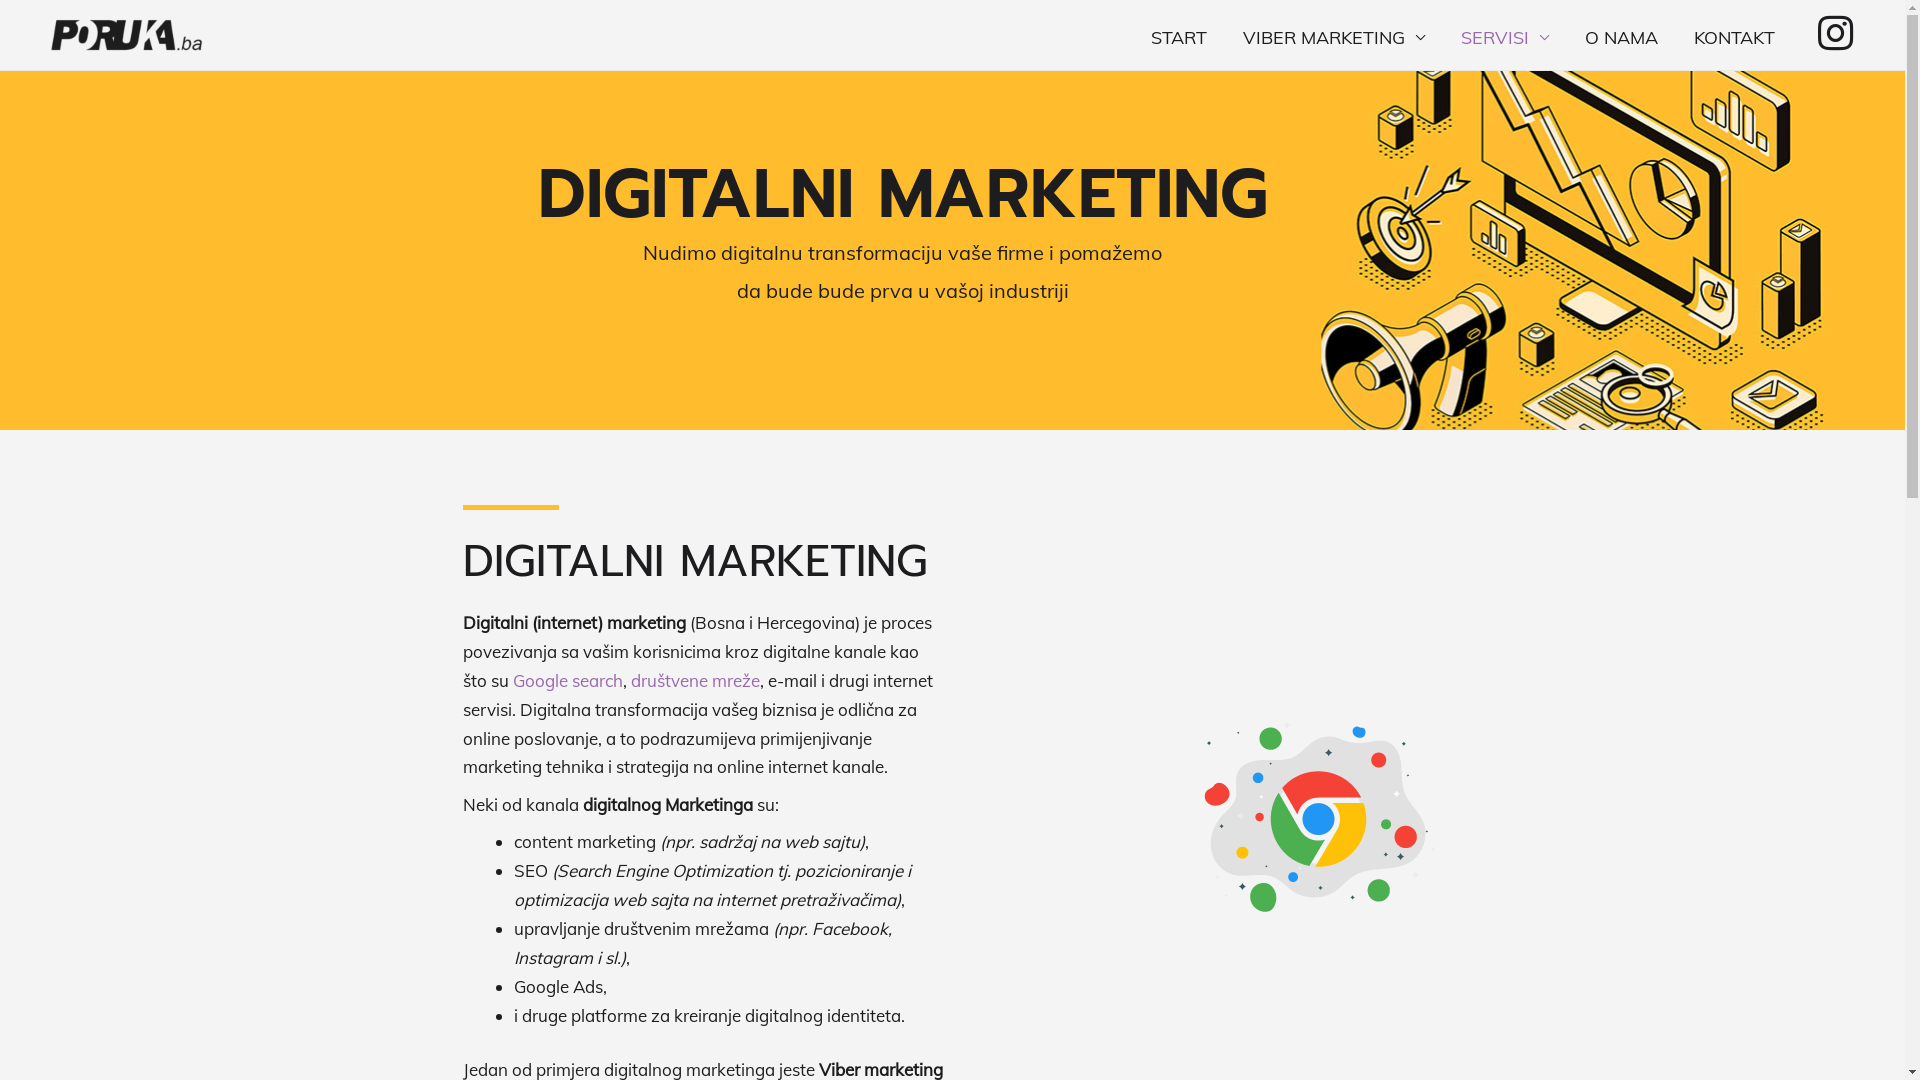 This screenshot has width=1920, height=1080. Describe the element at coordinates (1733, 37) in the screenshot. I see `'KONTAKT'` at that location.